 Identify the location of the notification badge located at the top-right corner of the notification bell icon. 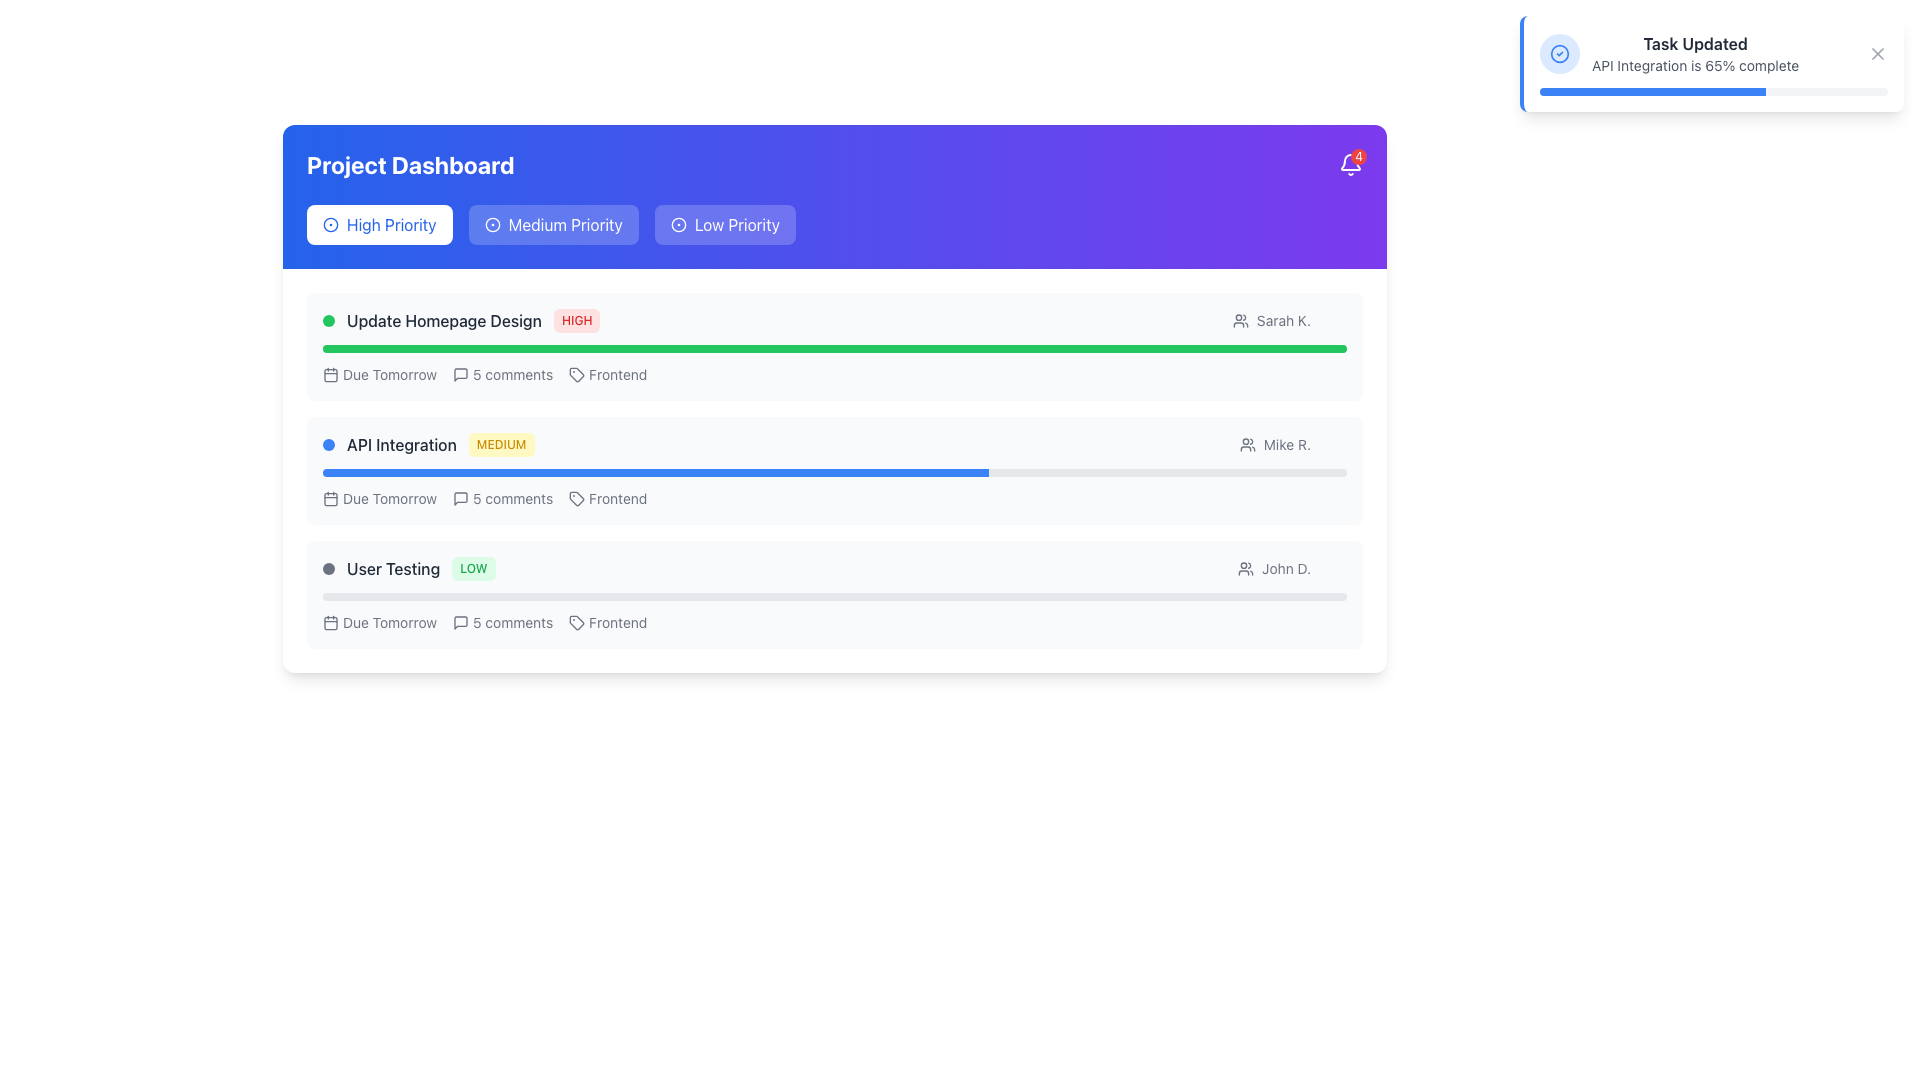
(1358, 156).